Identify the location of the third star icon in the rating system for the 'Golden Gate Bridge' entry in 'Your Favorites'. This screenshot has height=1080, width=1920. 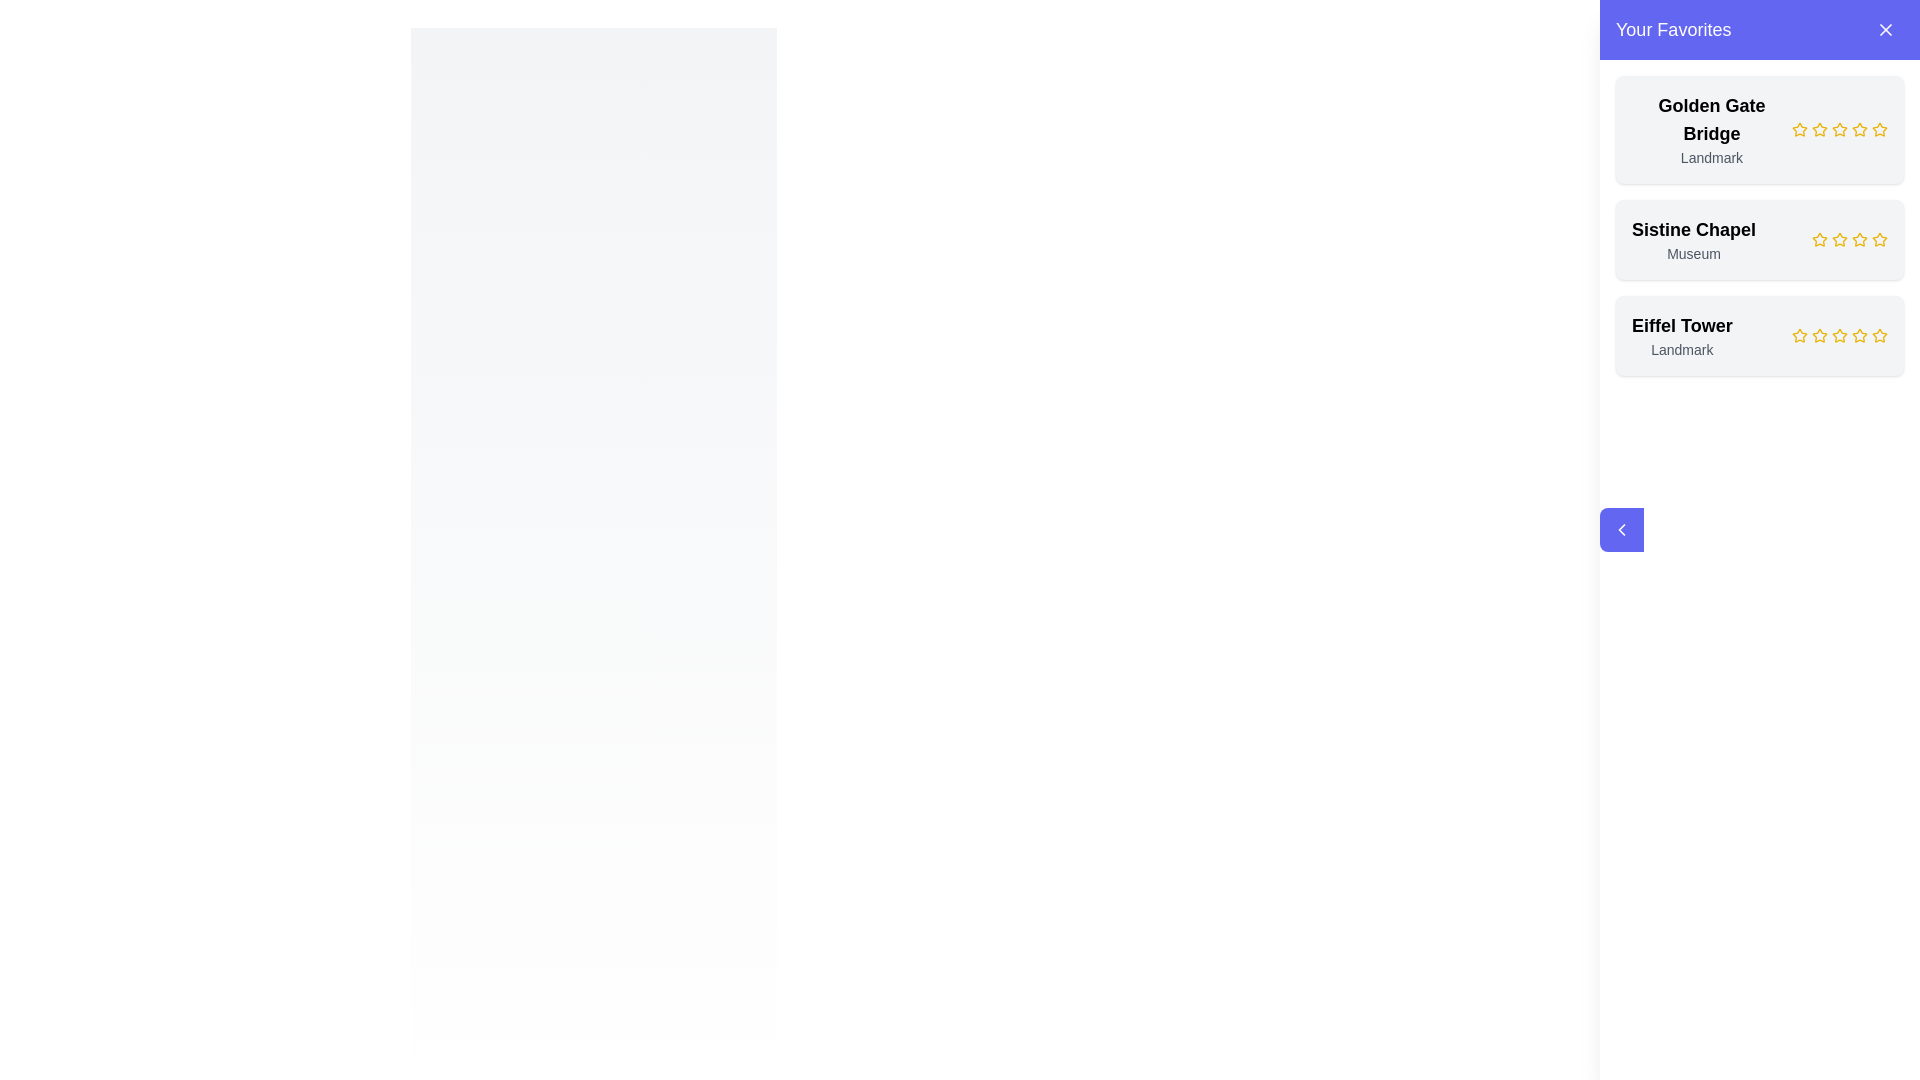
(1859, 130).